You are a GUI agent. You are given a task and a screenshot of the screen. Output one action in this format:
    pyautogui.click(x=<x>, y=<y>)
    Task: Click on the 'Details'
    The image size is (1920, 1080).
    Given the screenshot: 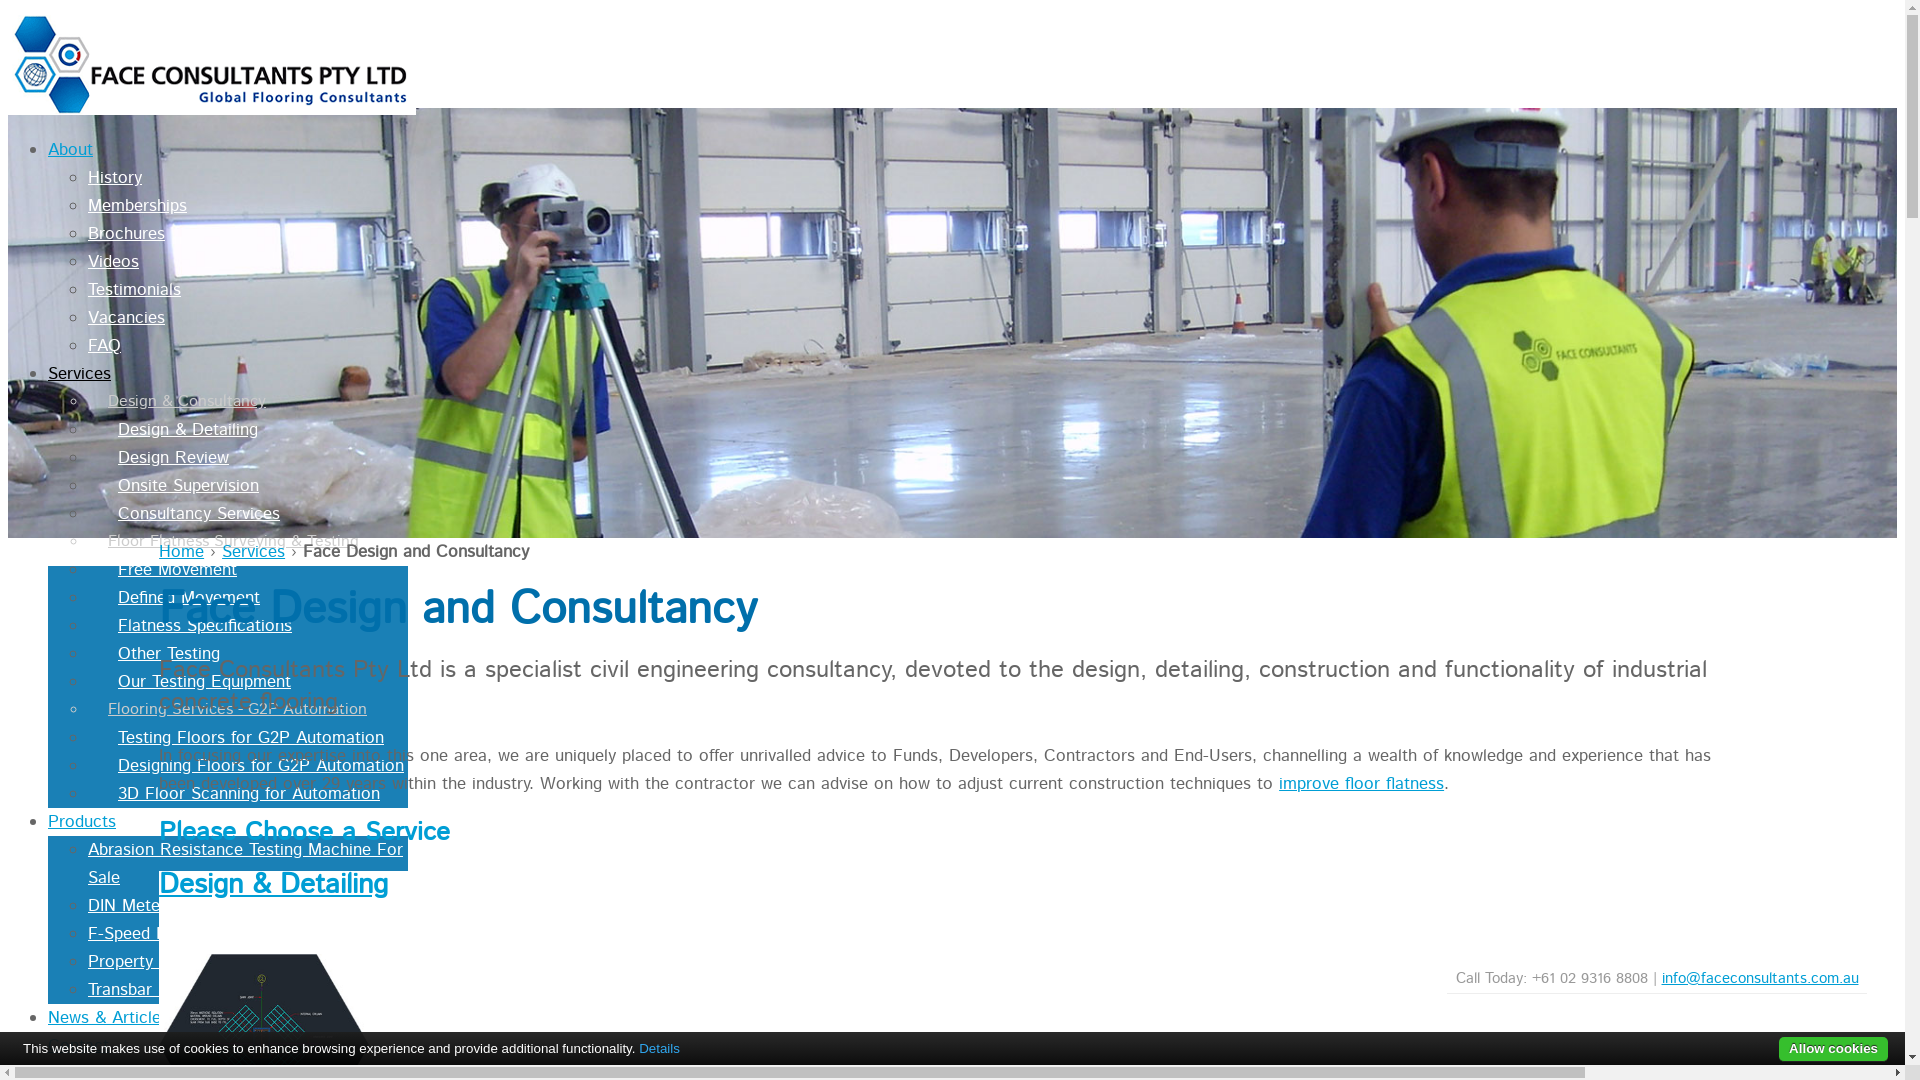 What is the action you would take?
    pyautogui.click(x=637, y=1047)
    